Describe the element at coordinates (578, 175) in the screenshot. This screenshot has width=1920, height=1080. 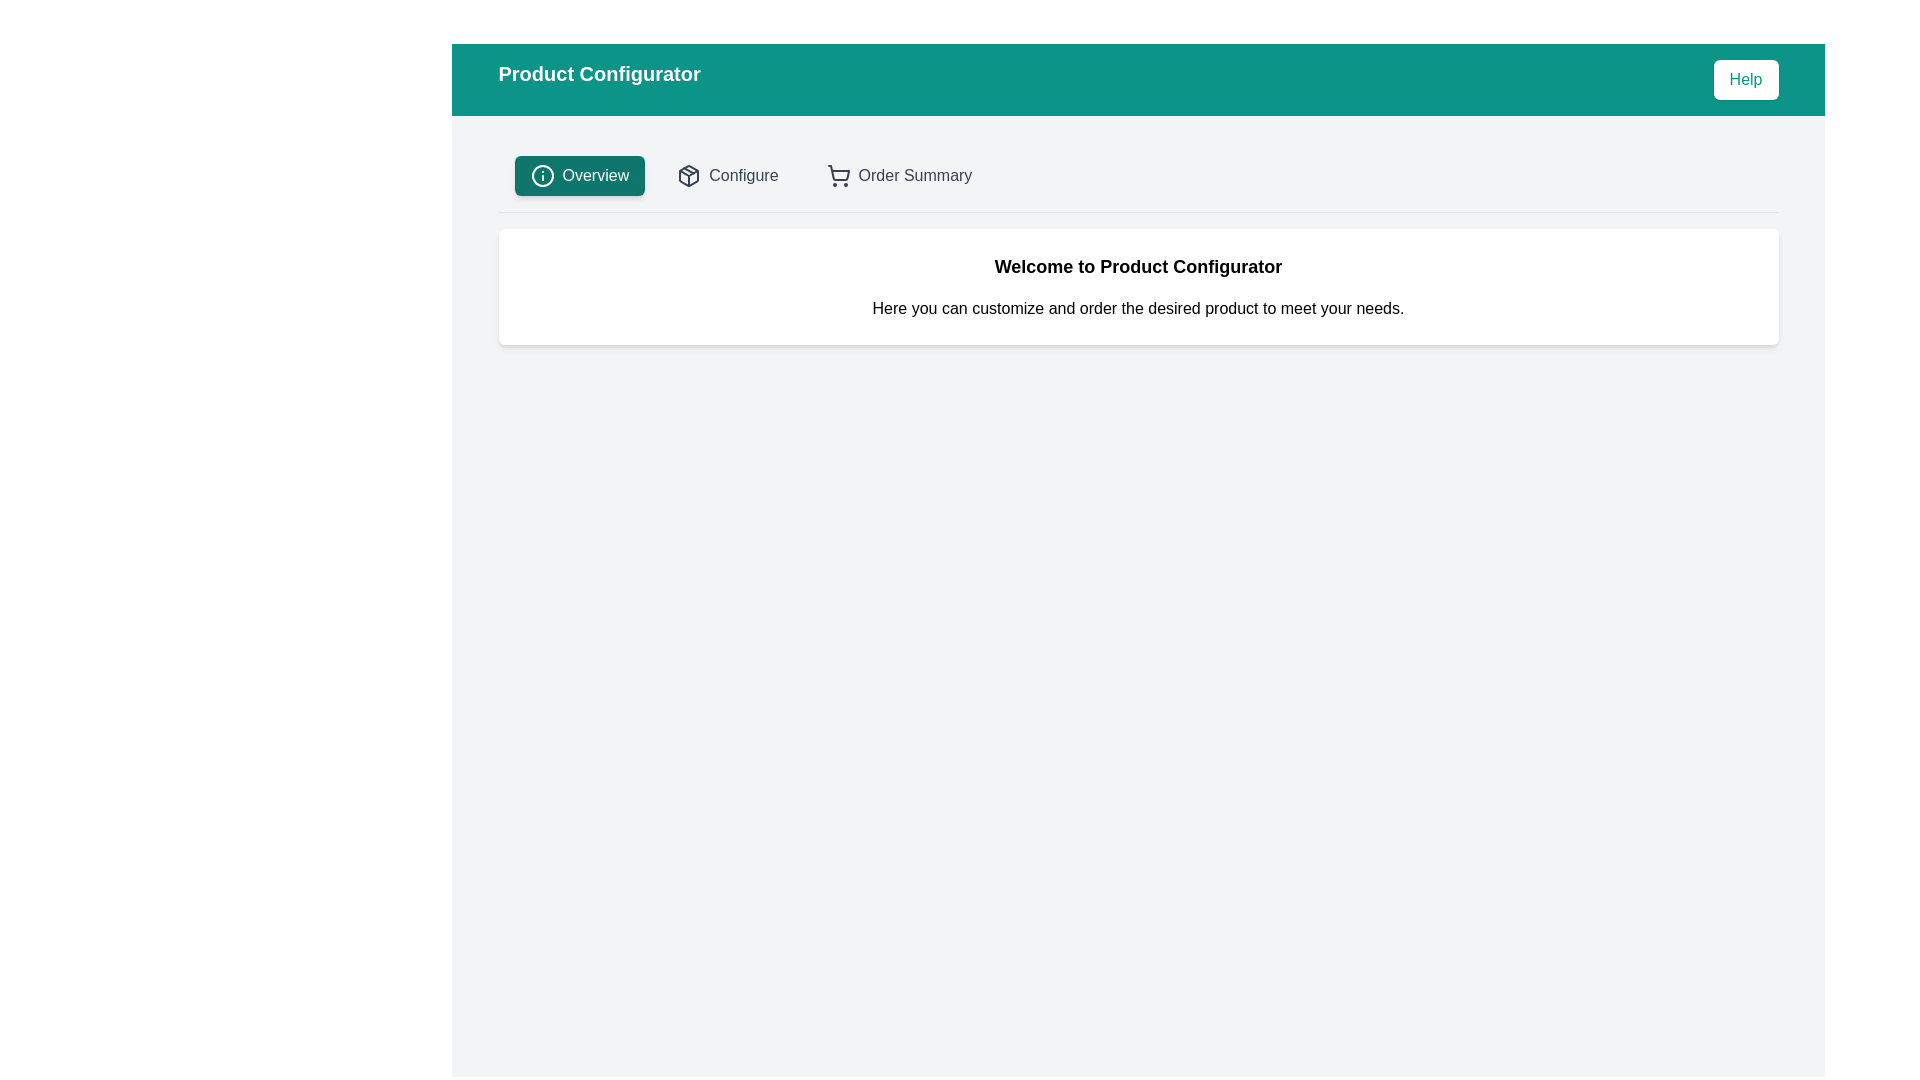
I see `the 'Overview' button located in the middle of the navigation bar, which is the first of three main navigation buttons` at that location.